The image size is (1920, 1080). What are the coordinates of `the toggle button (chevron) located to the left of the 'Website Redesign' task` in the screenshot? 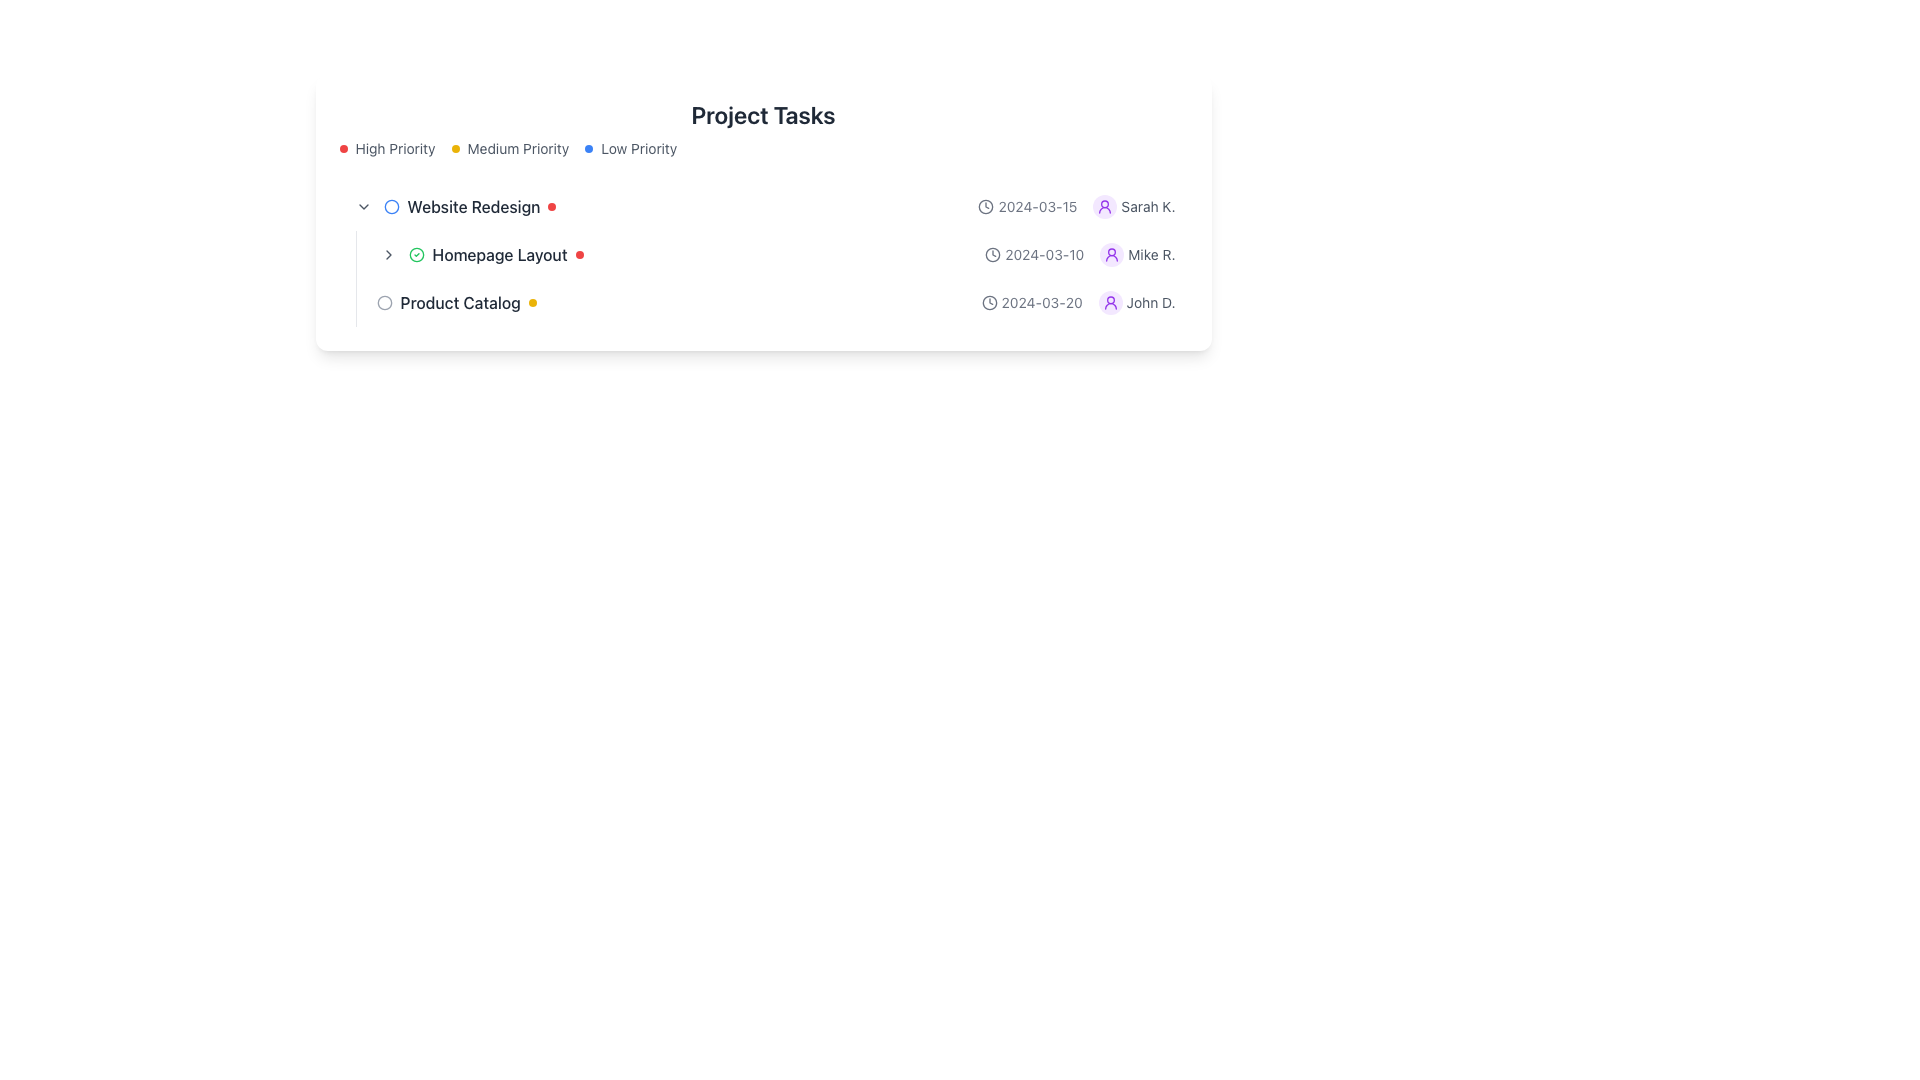 It's located at (363, 207).